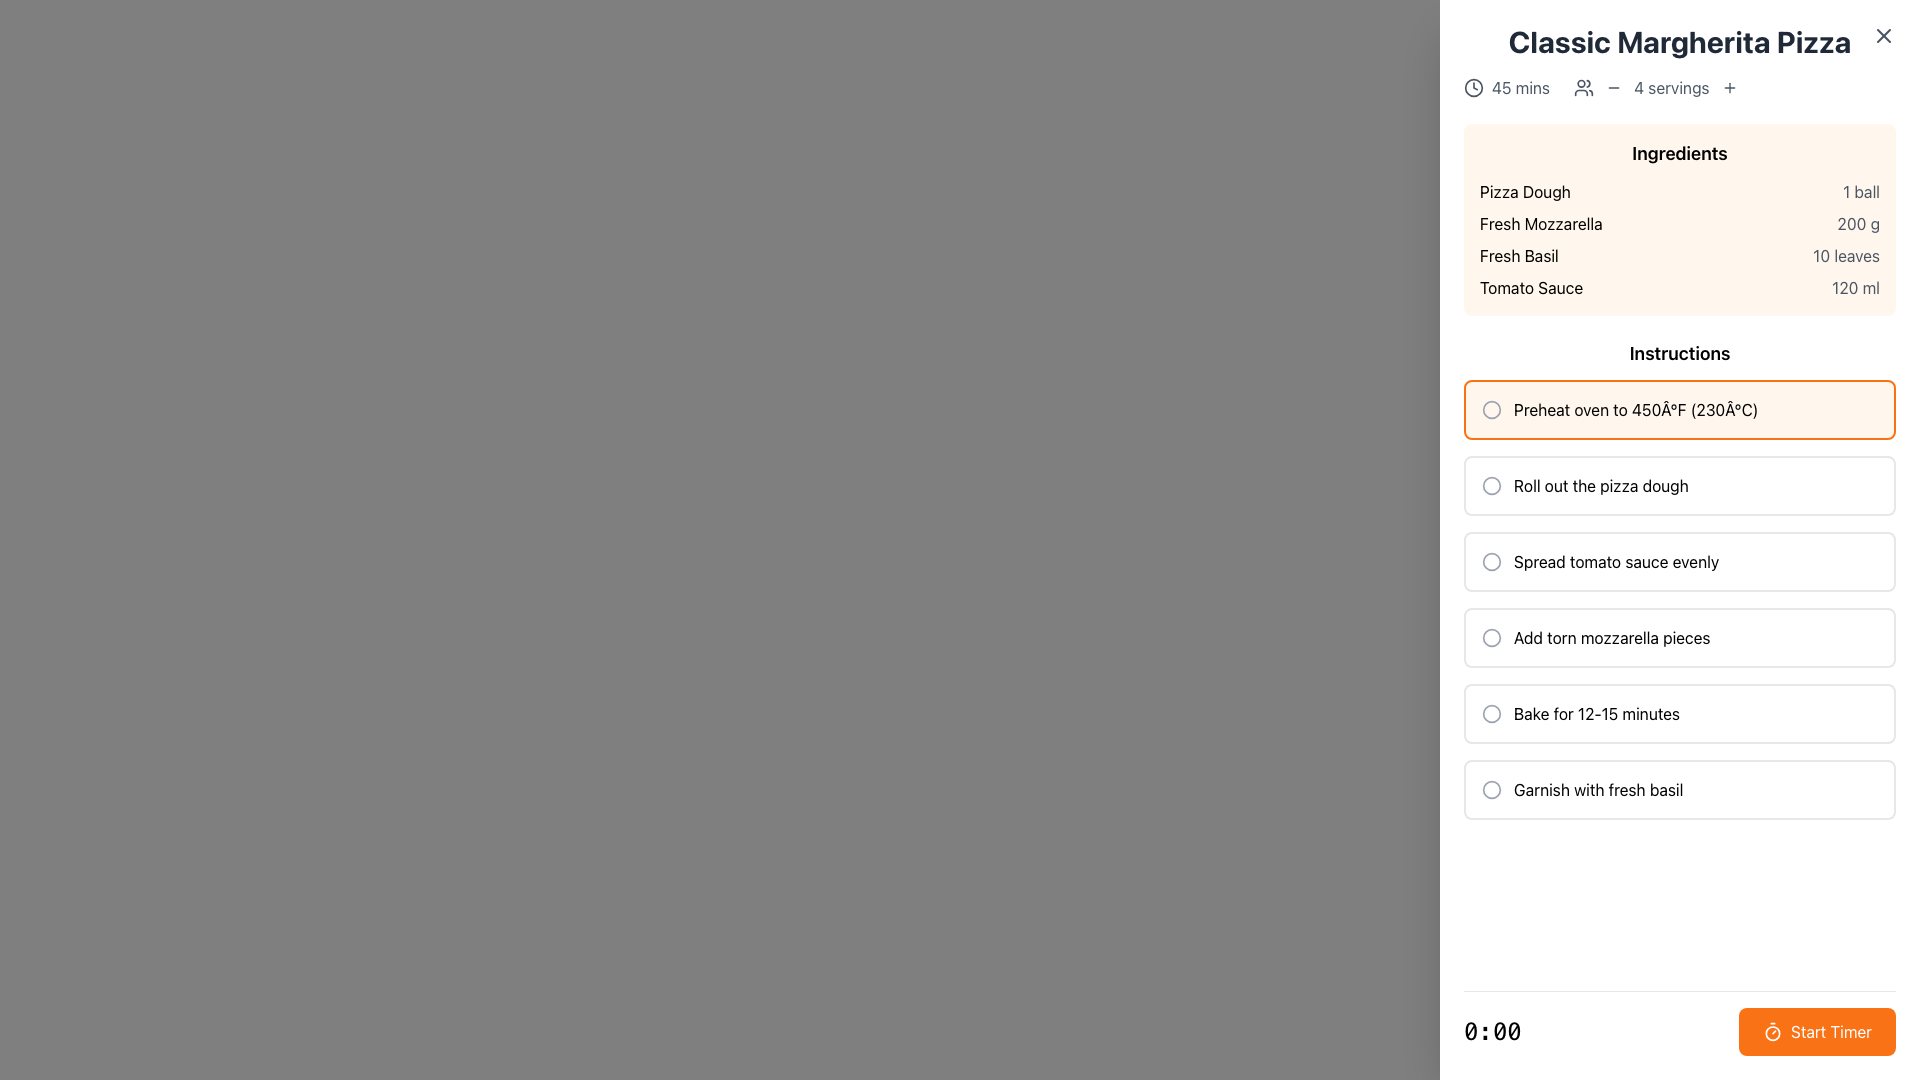 The image size is (1920, 1080). What do you see at coordinates (1680, 408) in the screenshot?
I see `the instructional text guiding the user to preheat the oven, located in the 'Instructions' section below the 'Classic Margherita Pizza' header` at bounding box center [1680, 408].